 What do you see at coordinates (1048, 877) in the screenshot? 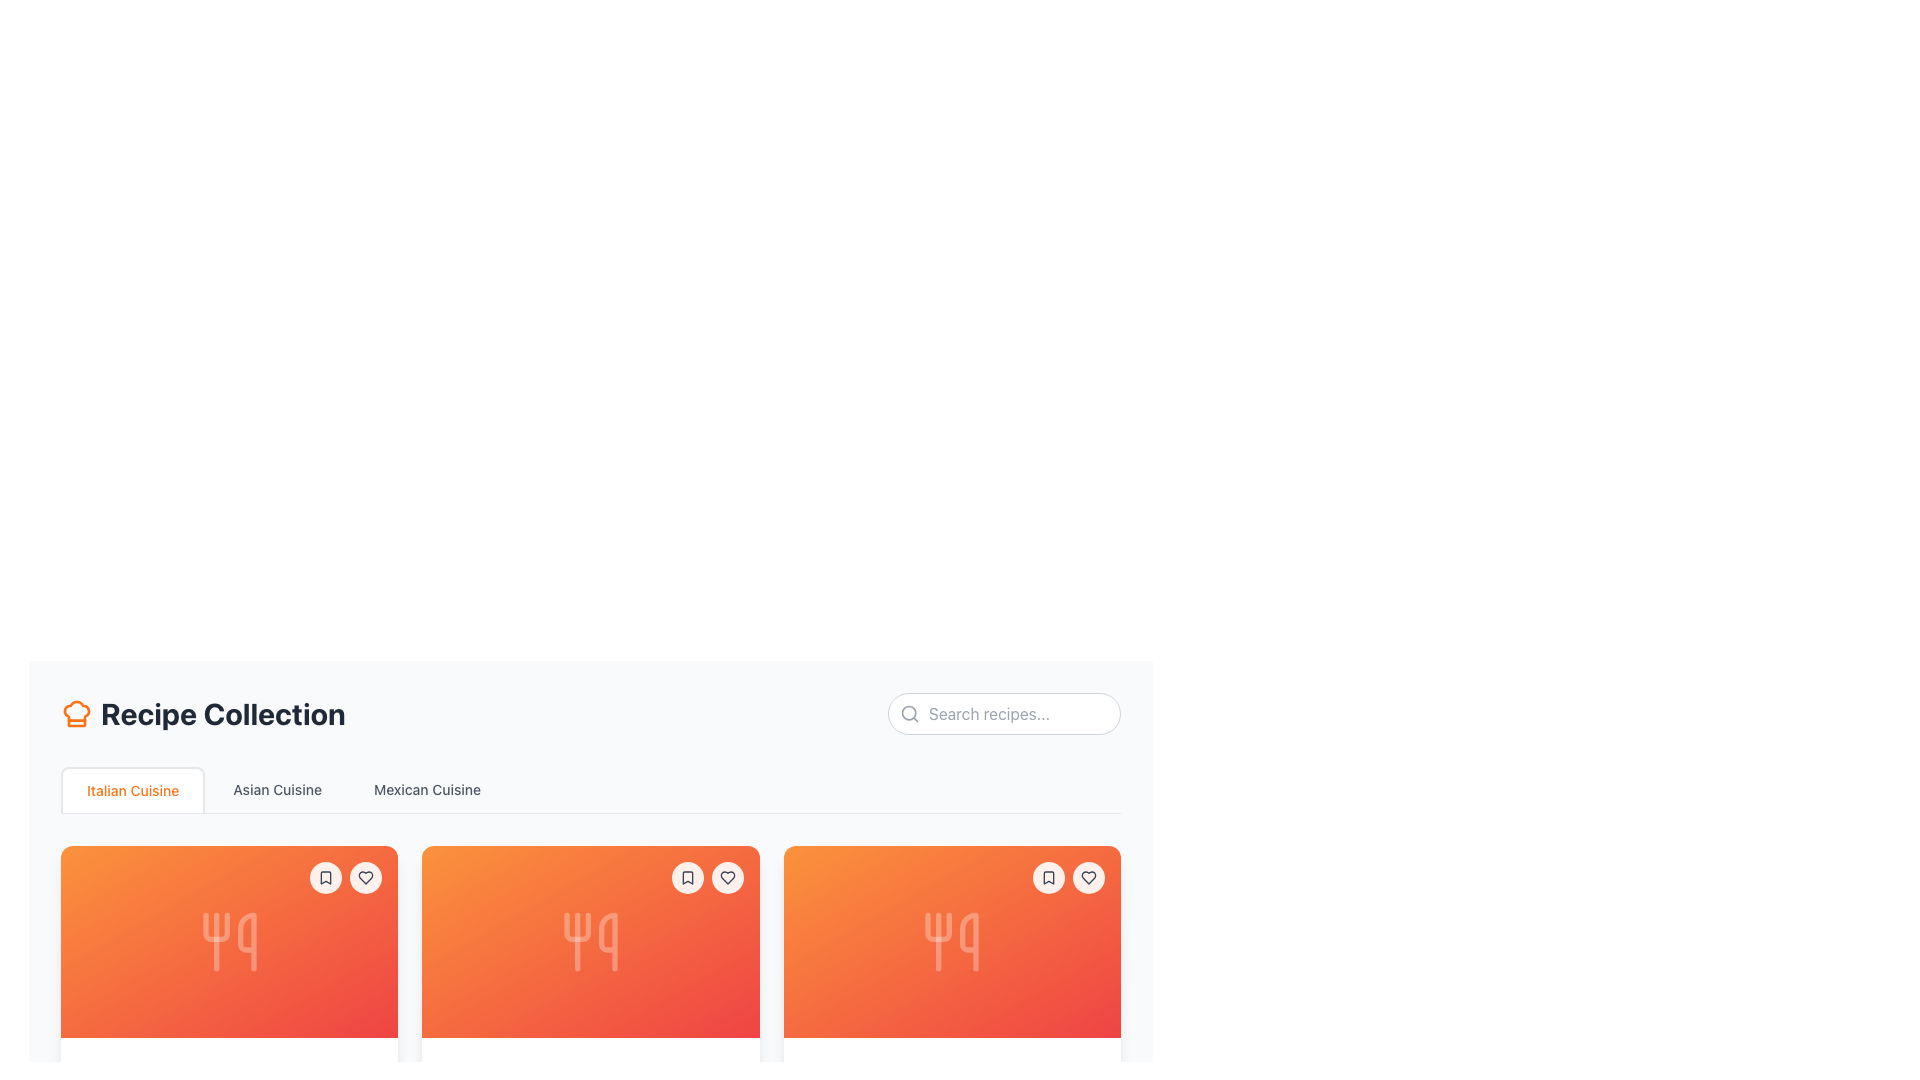
I see `the circular button with a white background and a gray bookmark icon located in the top-right corner of the orange content card to bookmark the associated item` at bounding box center [1048, 877].